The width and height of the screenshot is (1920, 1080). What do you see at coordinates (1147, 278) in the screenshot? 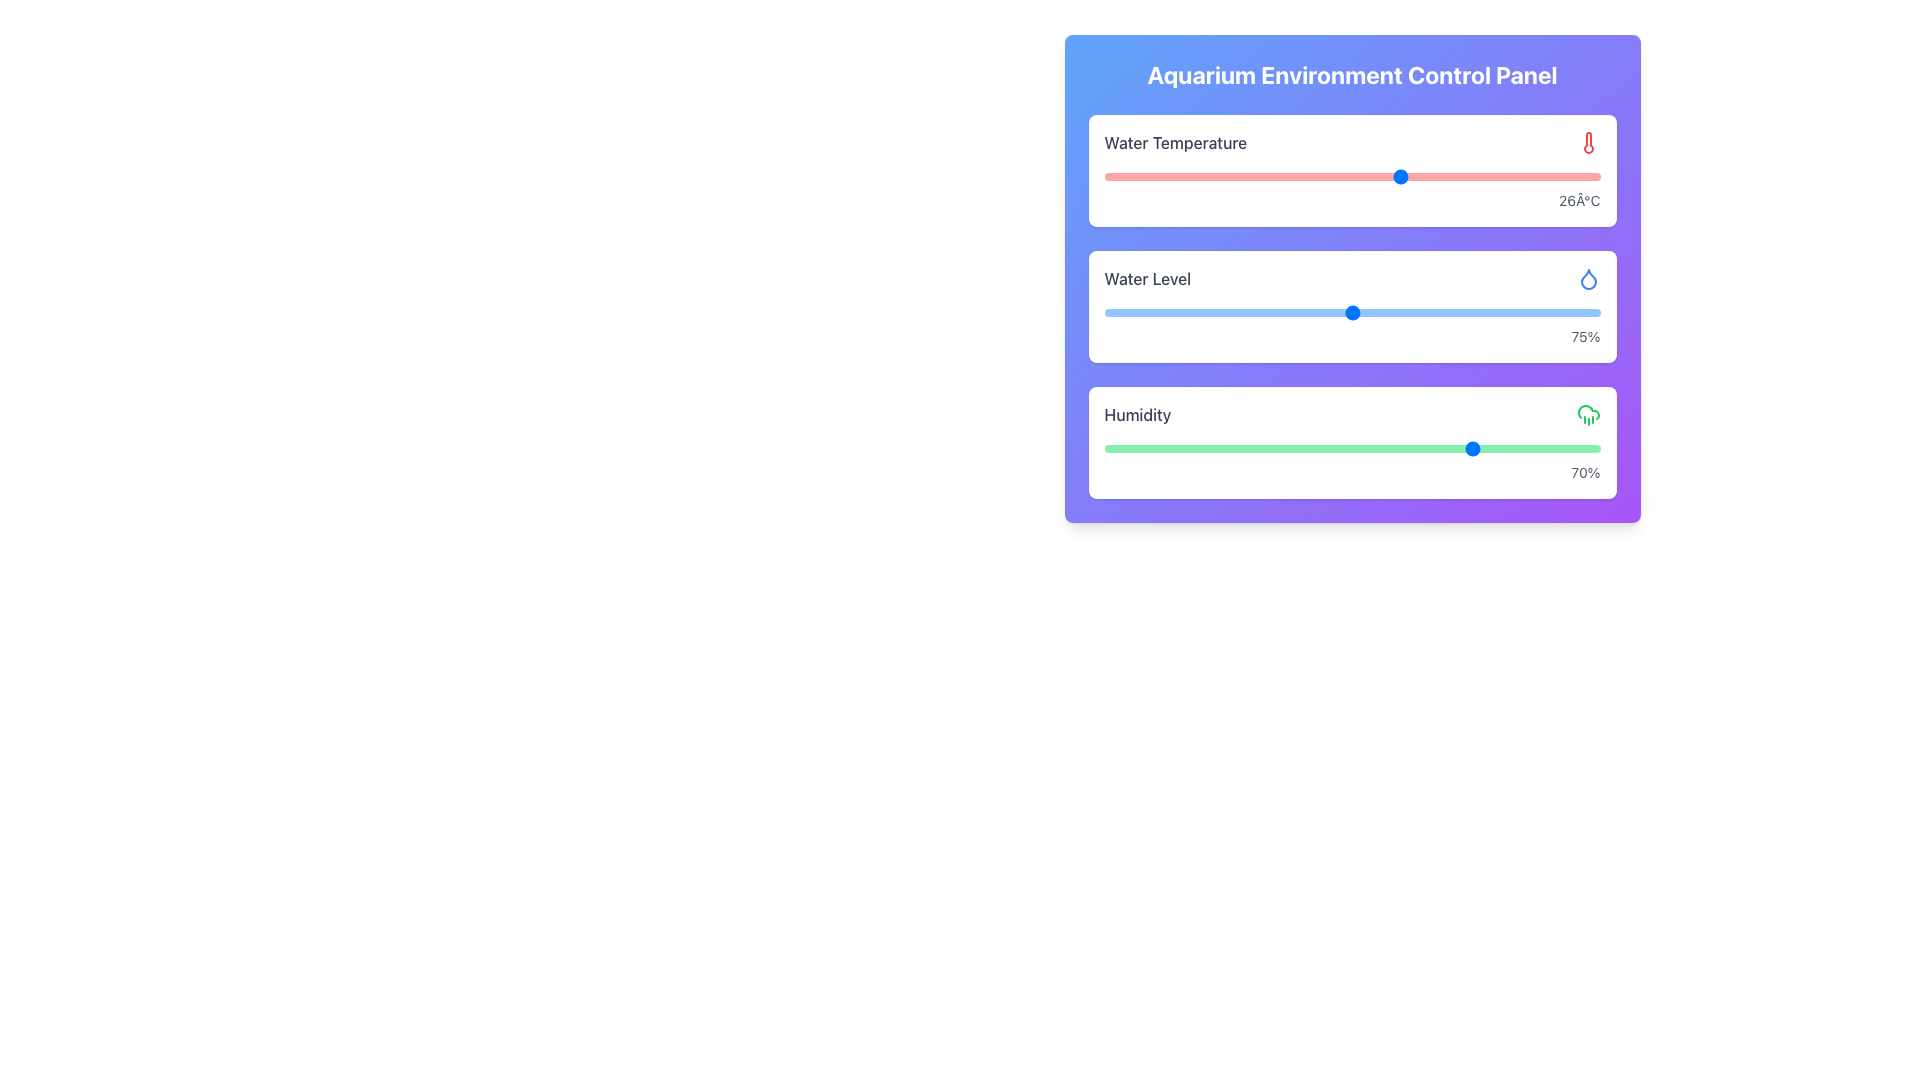
I see `the 'Water Level' static text label, which is styled in gray and located between 'Water Temperature' and 'Humidity'` at bounding box center [1147, 278].